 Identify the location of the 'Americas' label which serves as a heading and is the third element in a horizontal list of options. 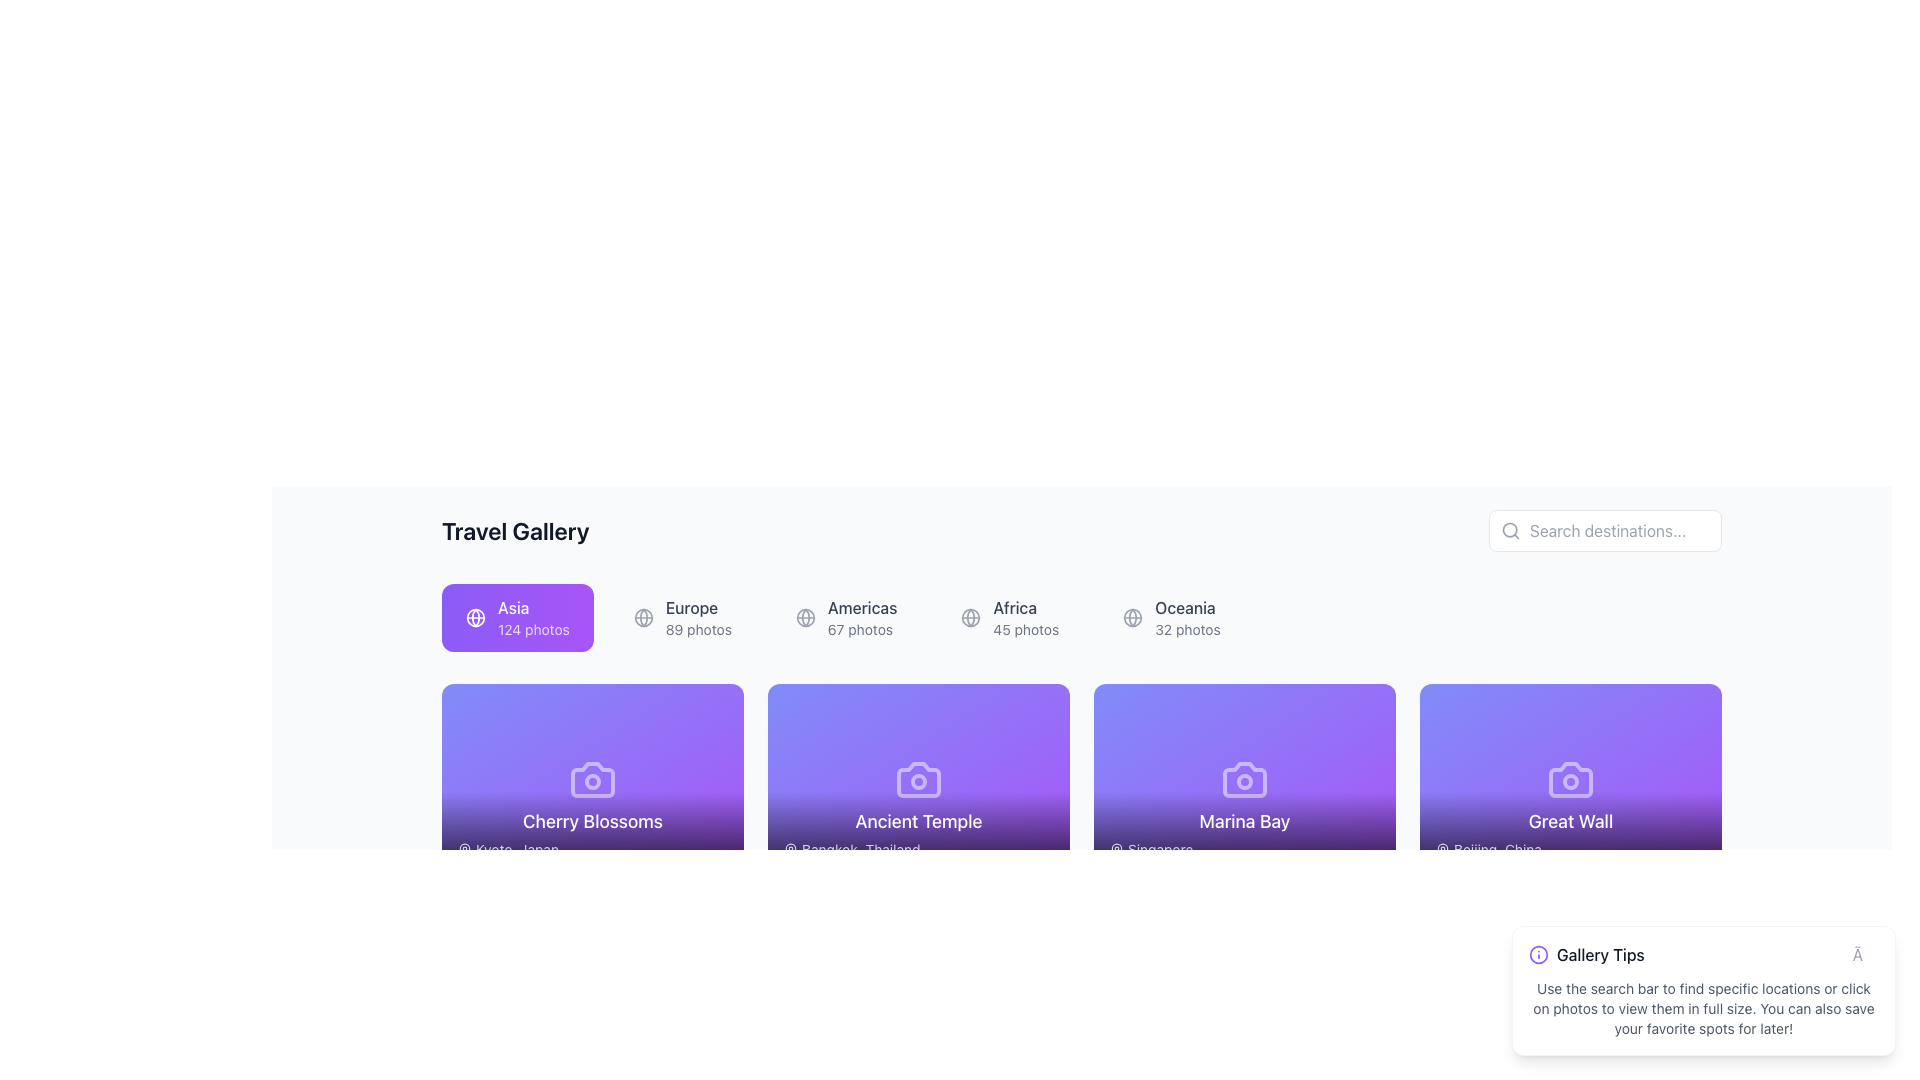
(862, 607).